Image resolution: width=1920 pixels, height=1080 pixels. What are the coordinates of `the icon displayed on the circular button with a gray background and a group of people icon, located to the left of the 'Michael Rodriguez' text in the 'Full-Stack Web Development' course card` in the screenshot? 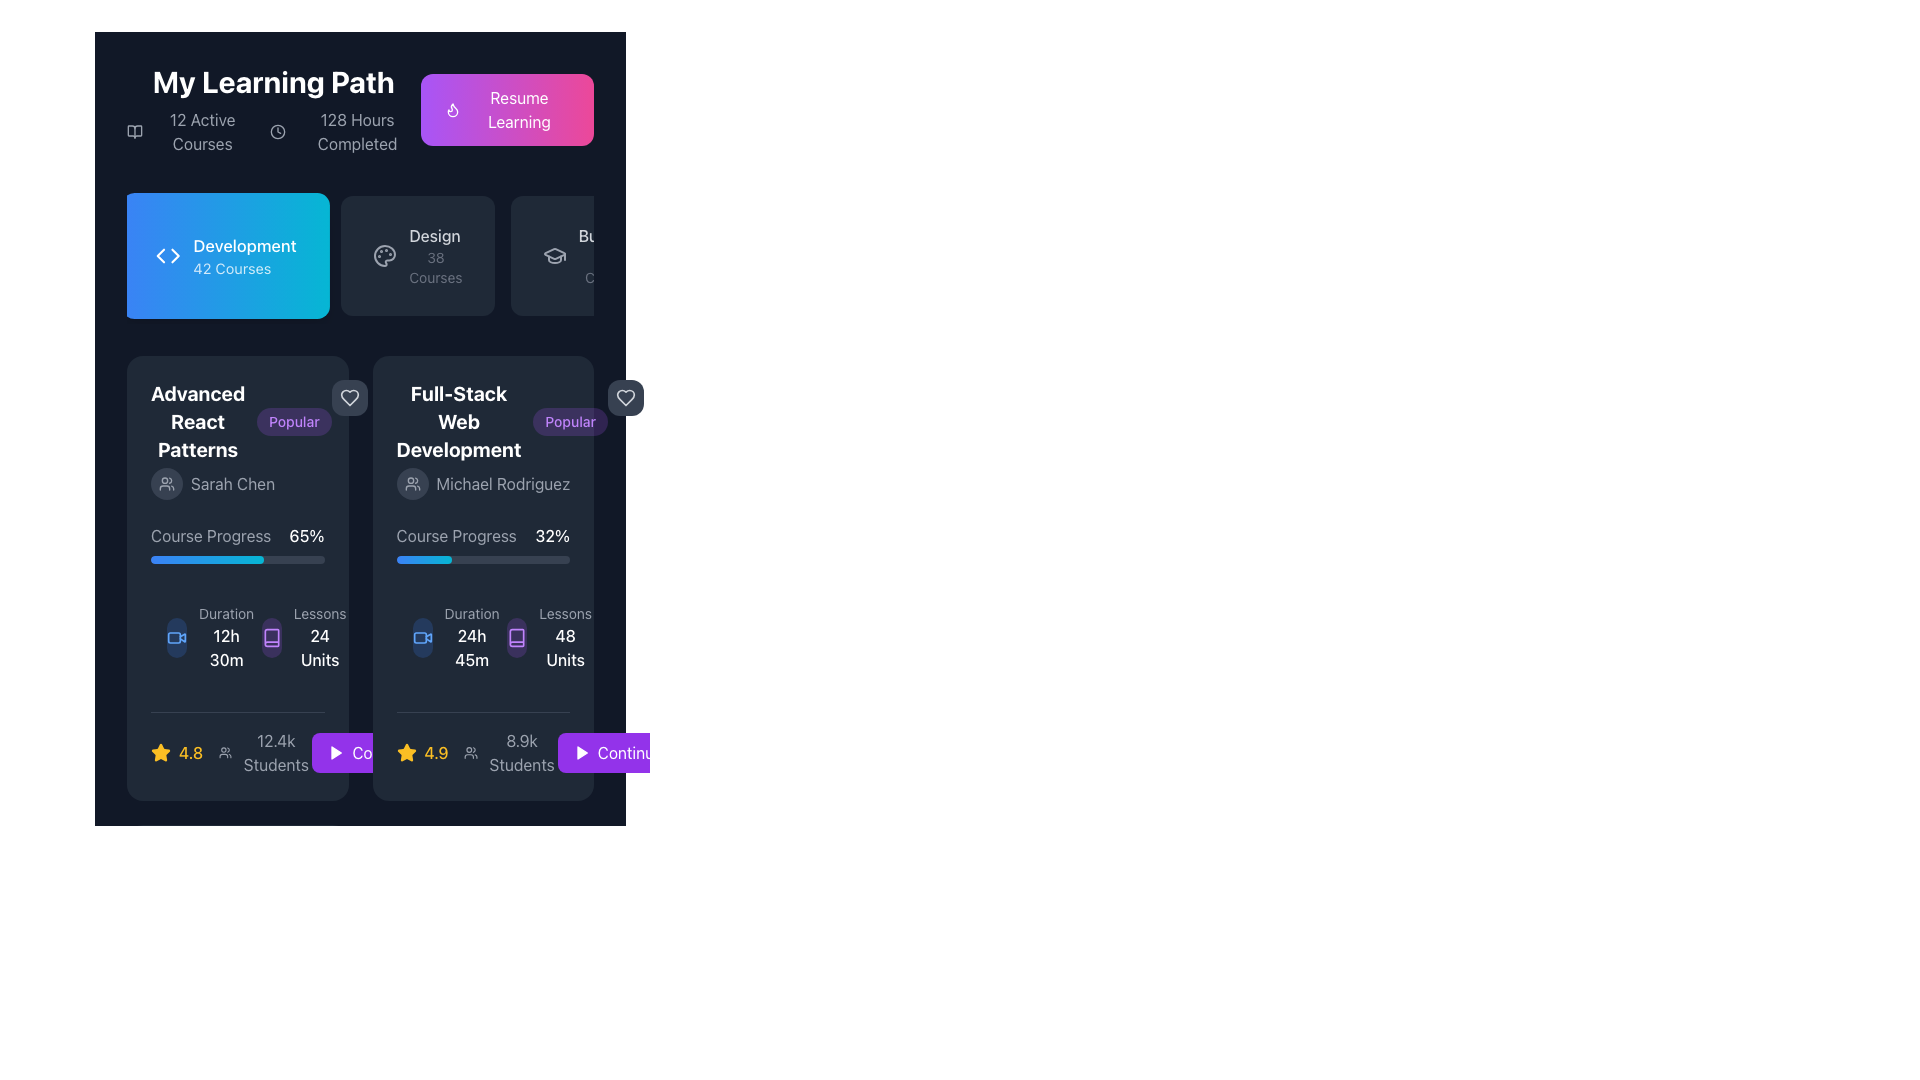 It's located at (411, 483).